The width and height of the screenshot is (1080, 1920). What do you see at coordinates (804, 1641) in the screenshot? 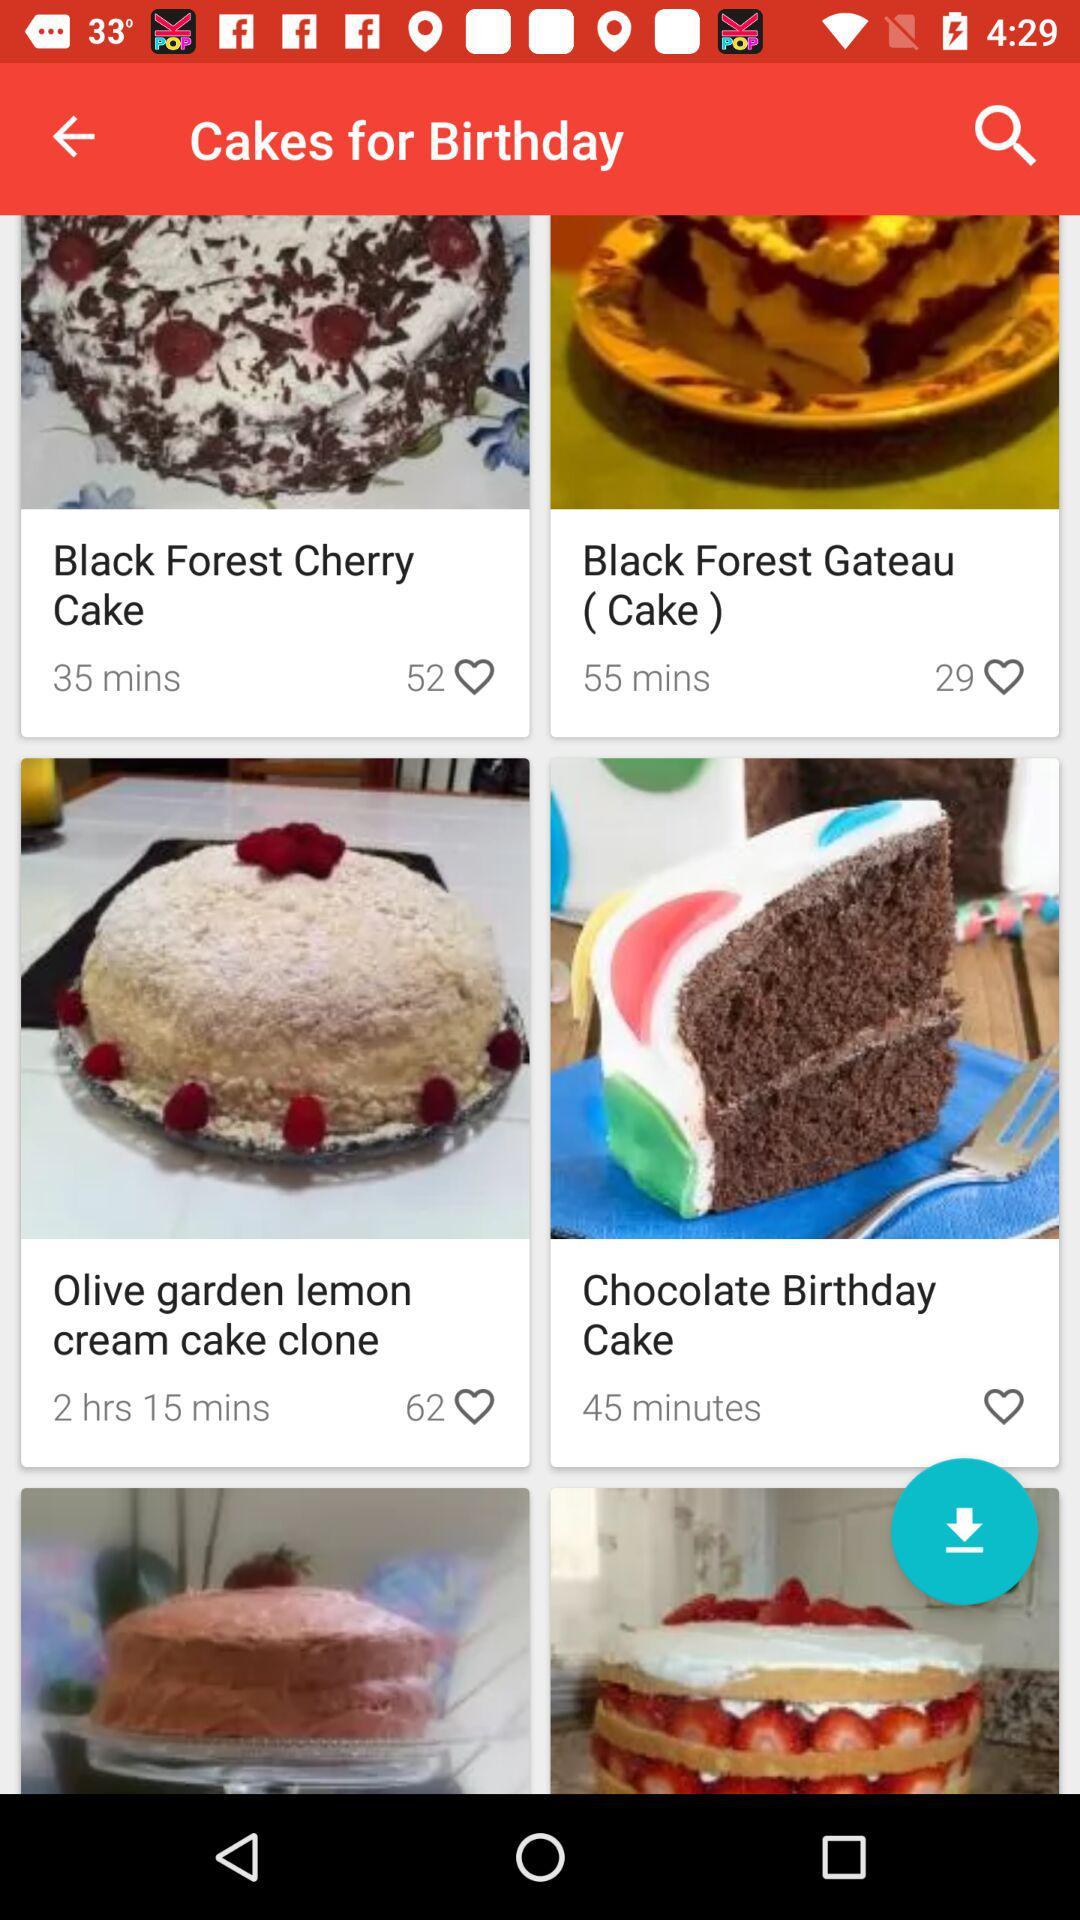
I see `the image at the bottom right corner of the page` at bounding box center [804, 1641].